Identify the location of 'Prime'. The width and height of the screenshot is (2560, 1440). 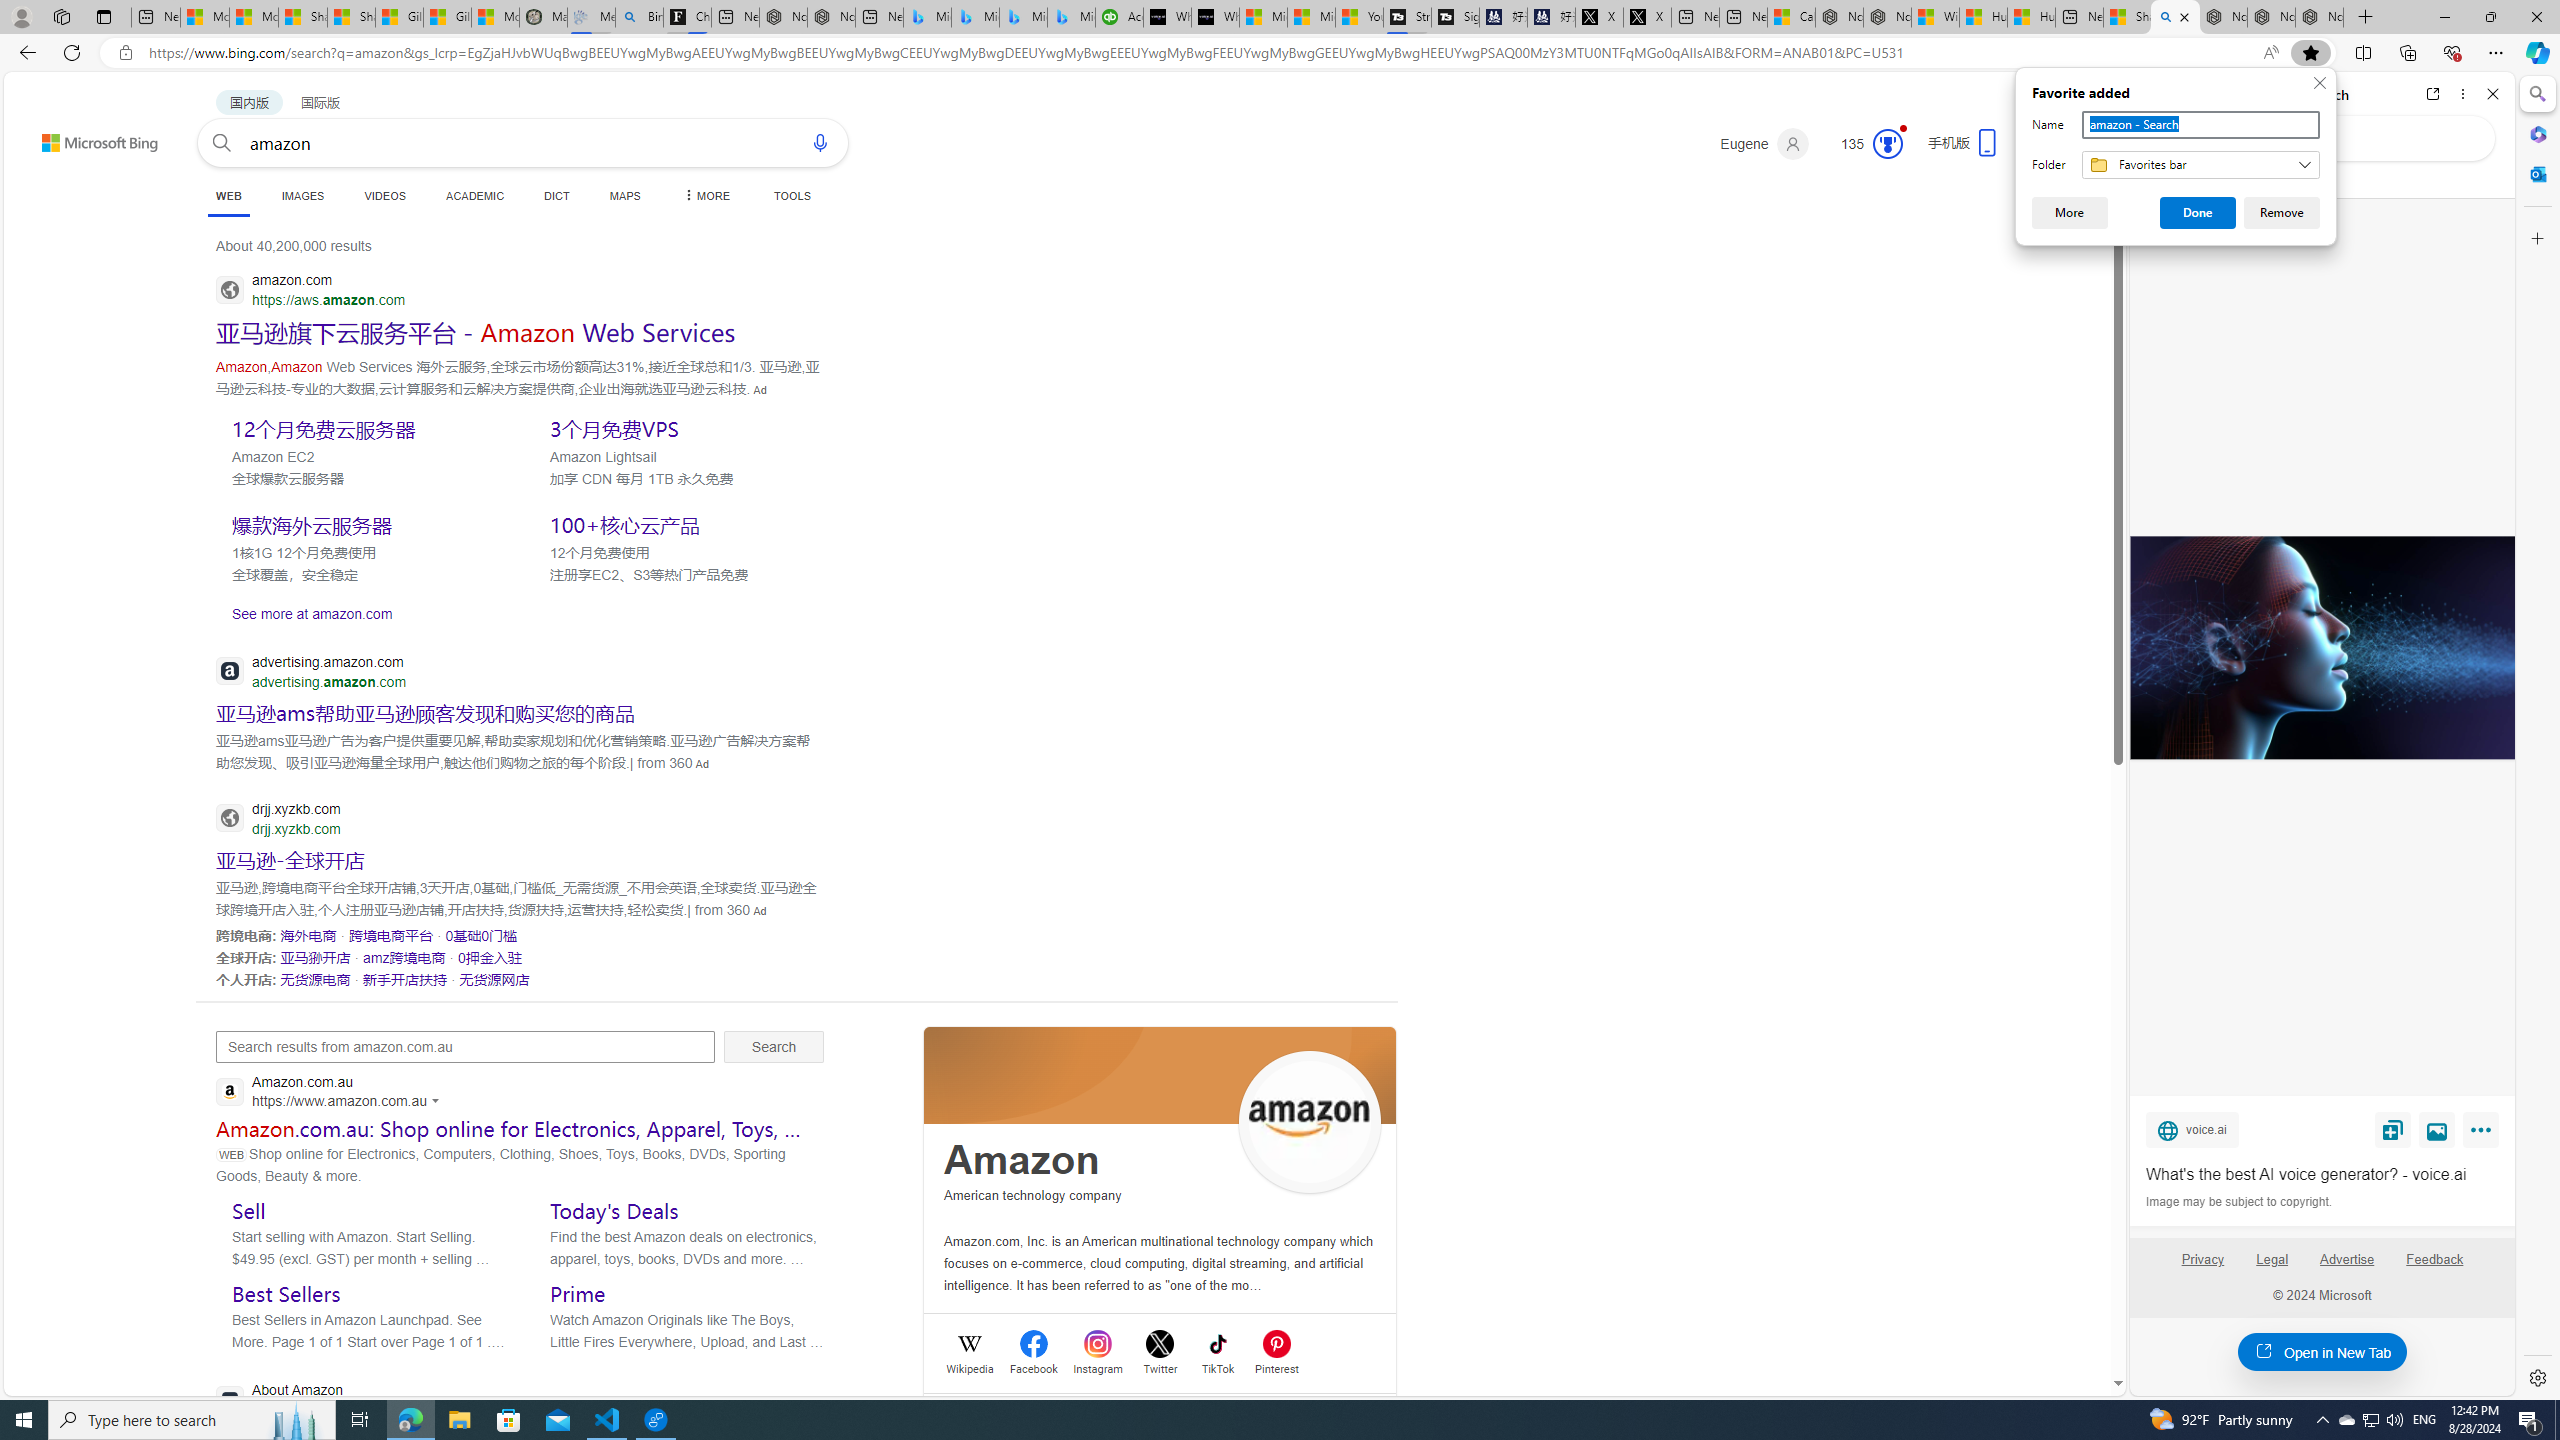
(578, 1292).